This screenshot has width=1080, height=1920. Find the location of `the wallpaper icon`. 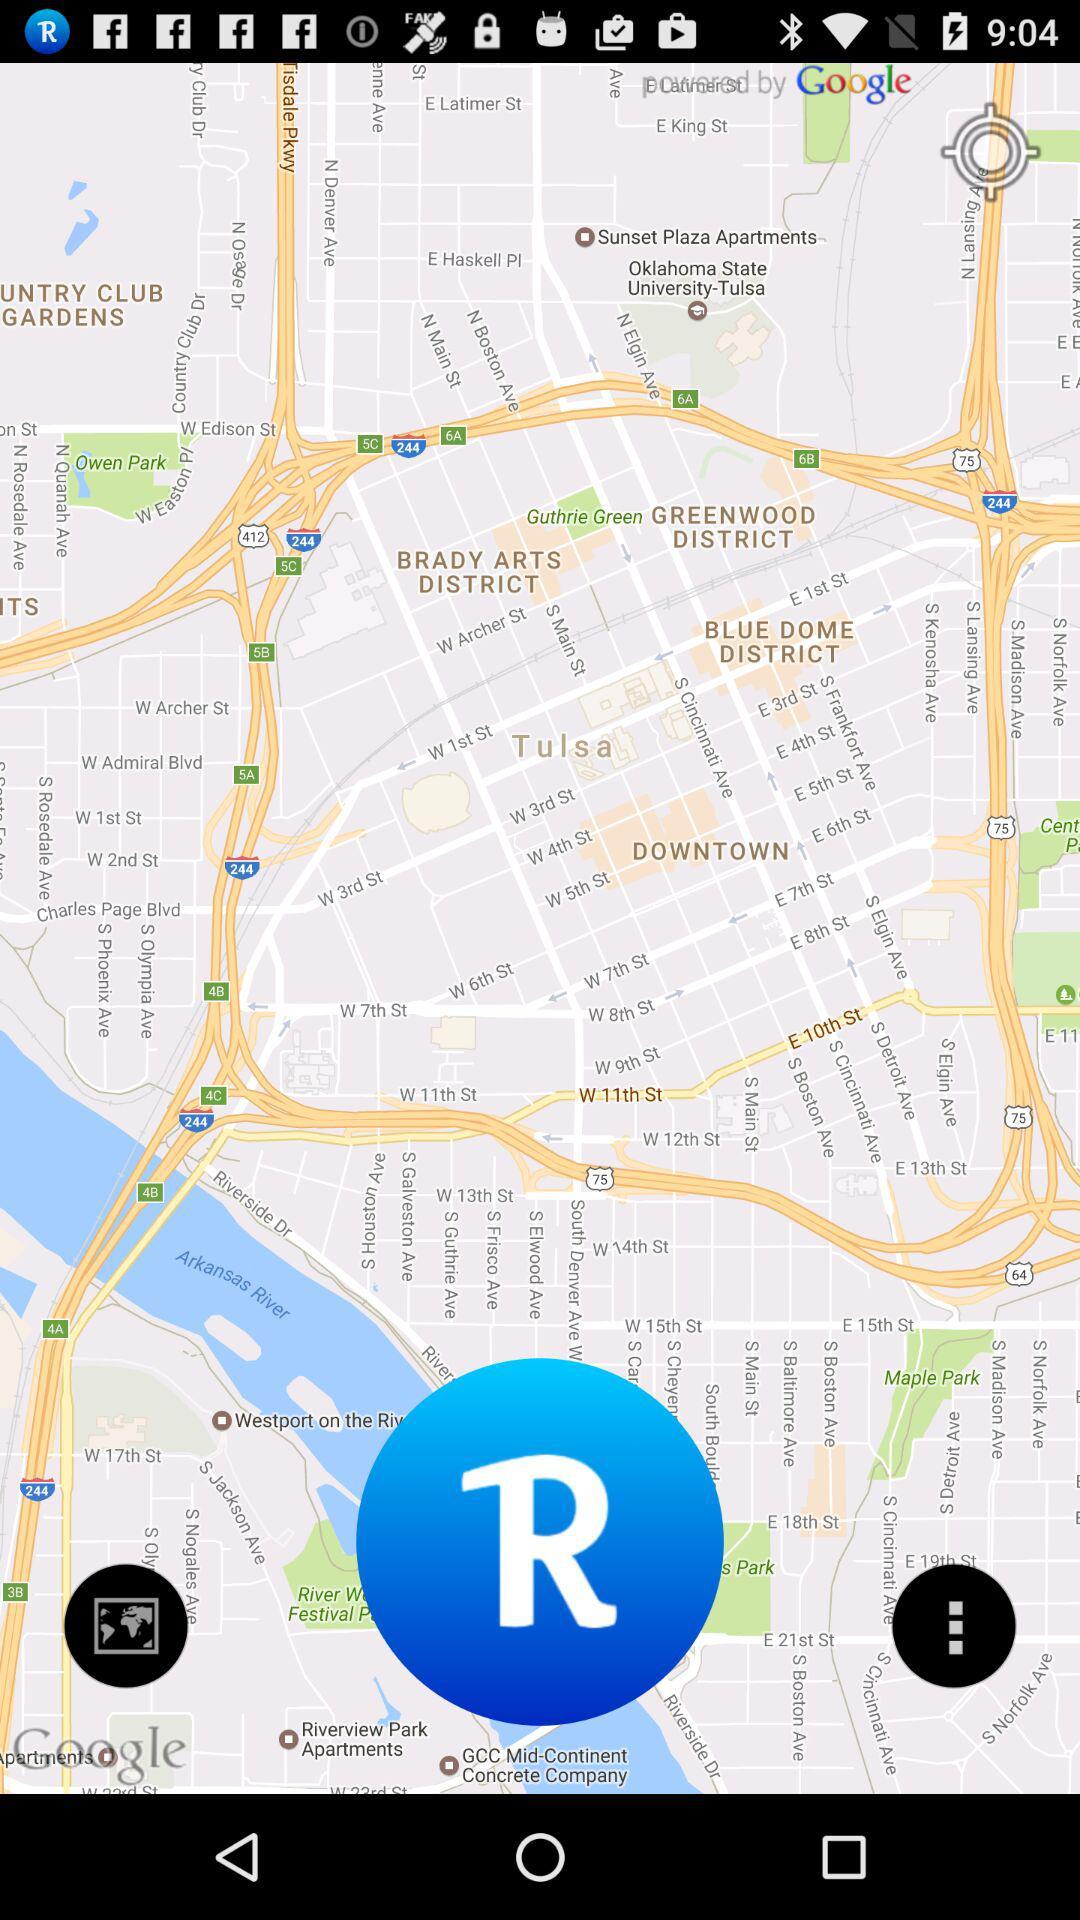

the wallpaper icon is located at coordinates (126, 1739).